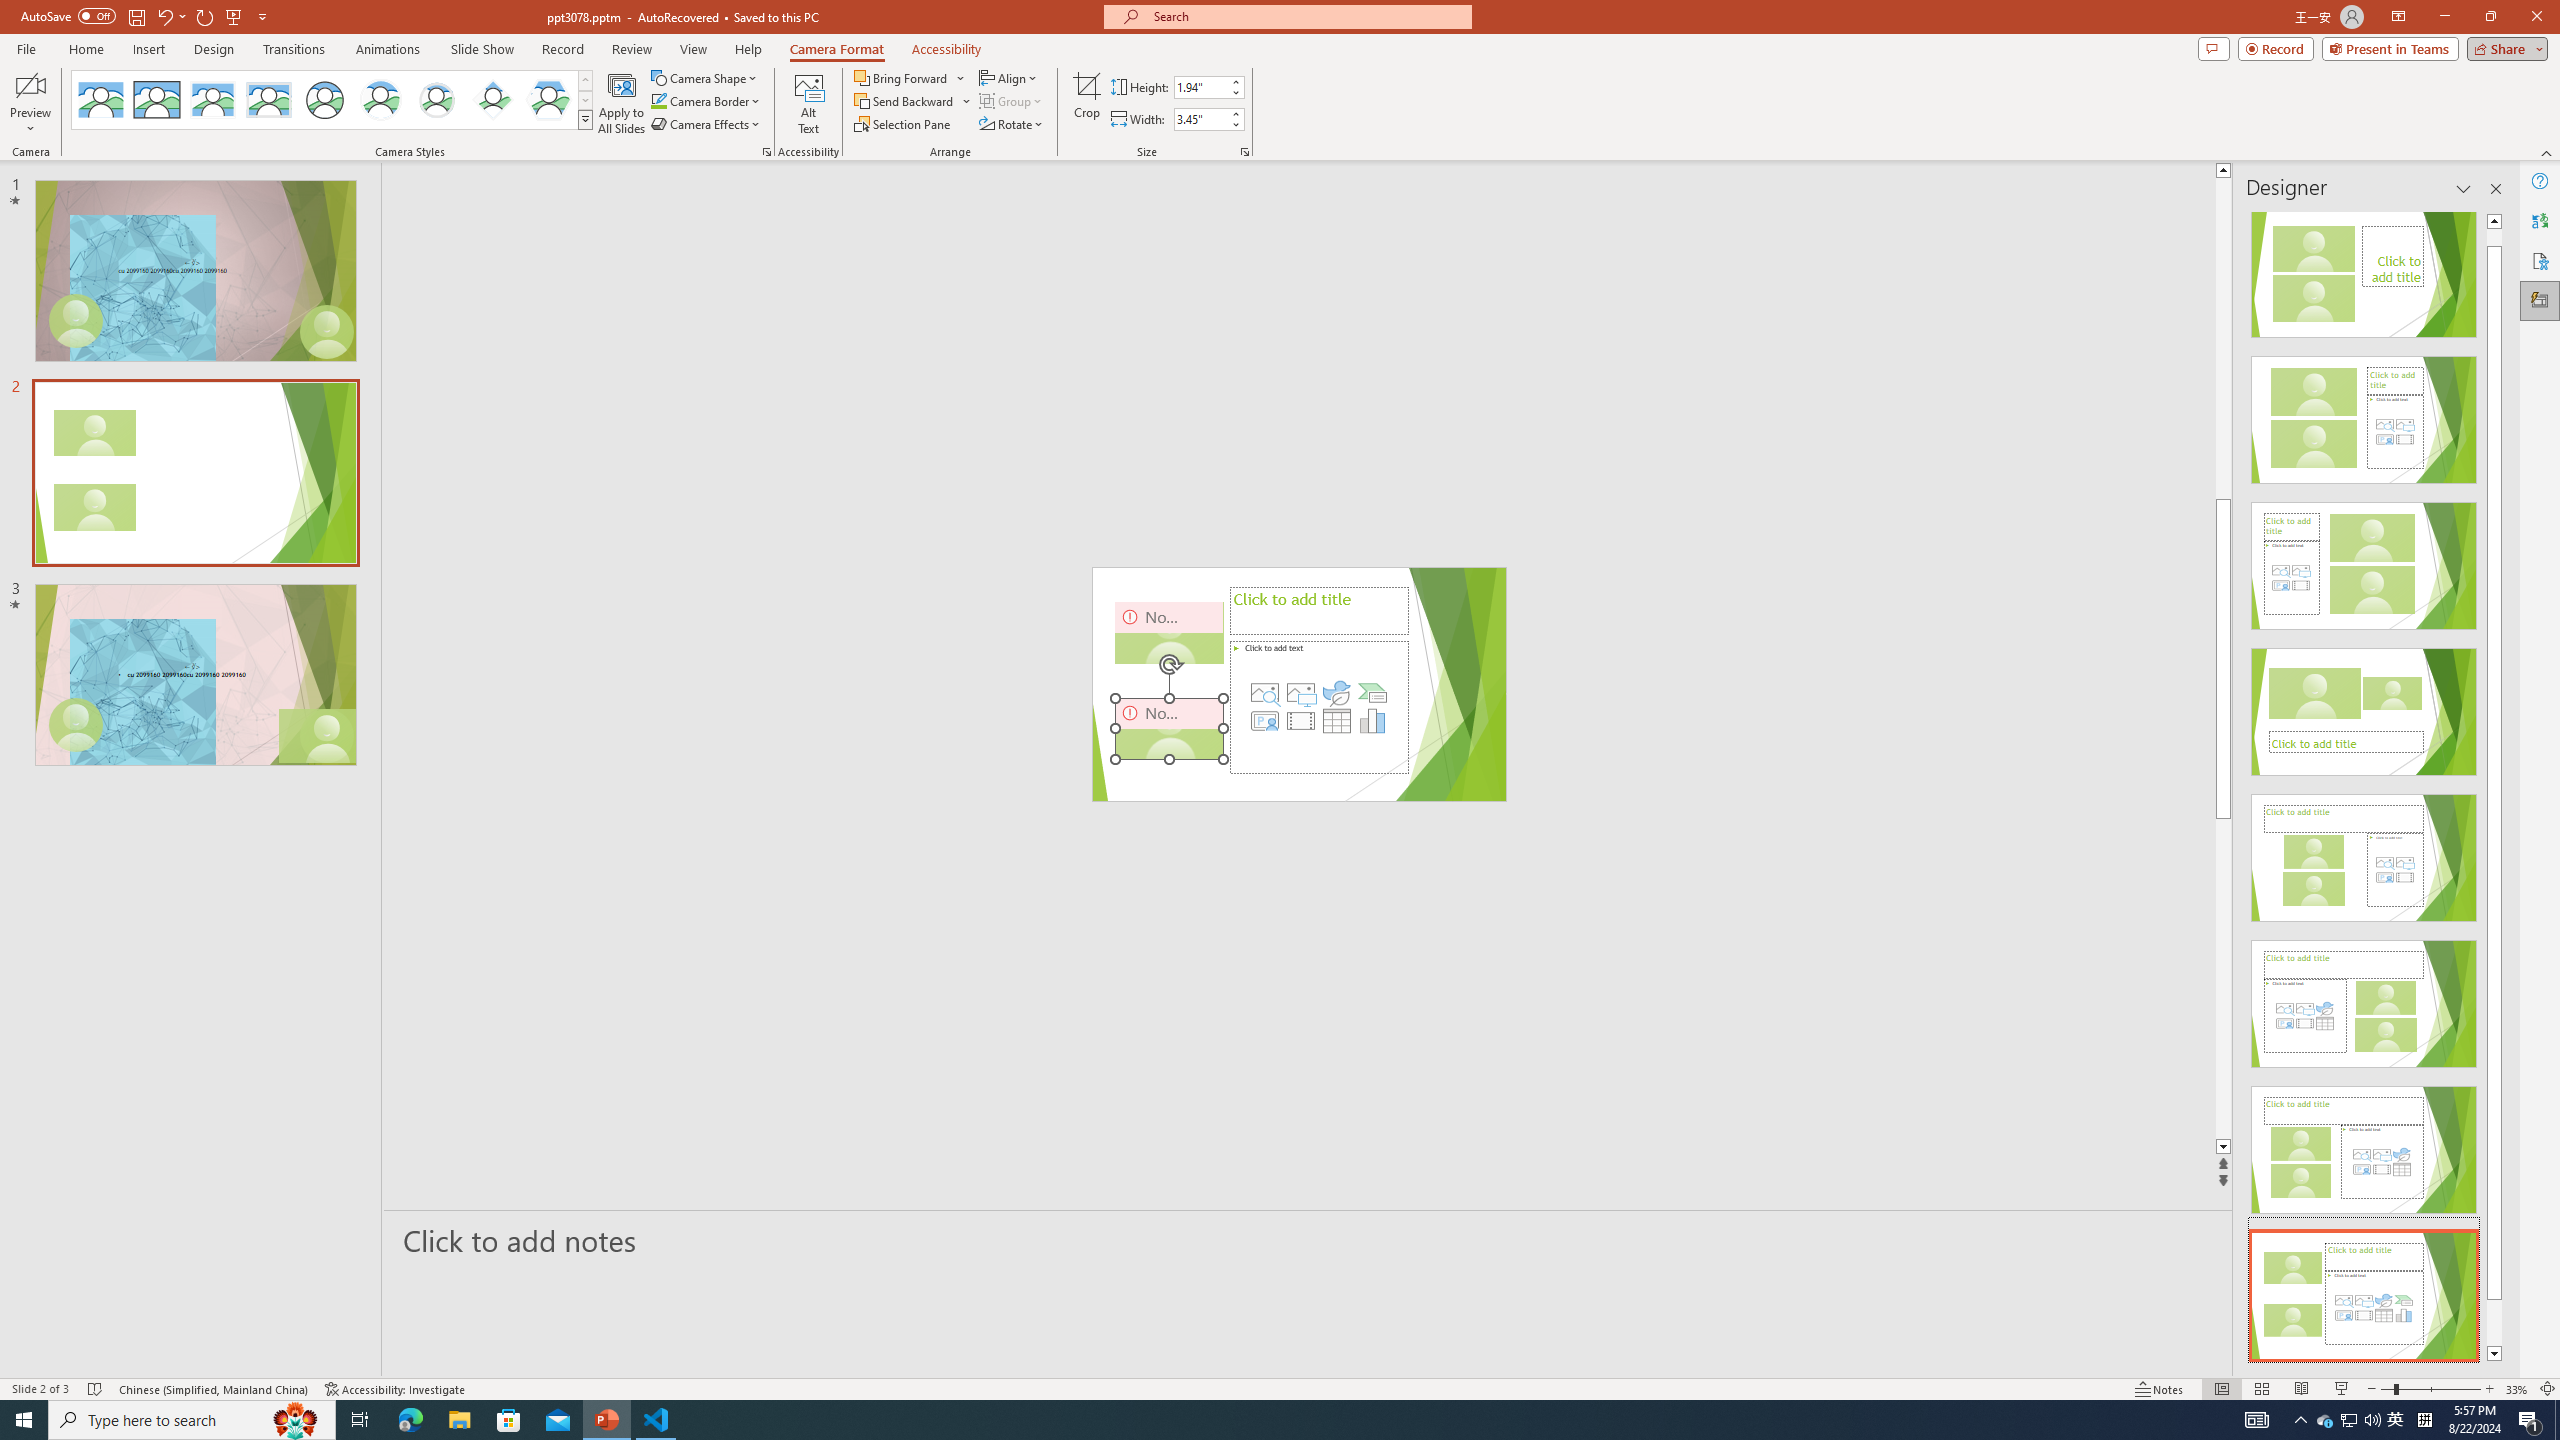 The height and width of the screenshot is (1440, 2560). I want to click on 'Camera 3, No camera detected.', so click(1204, 683).